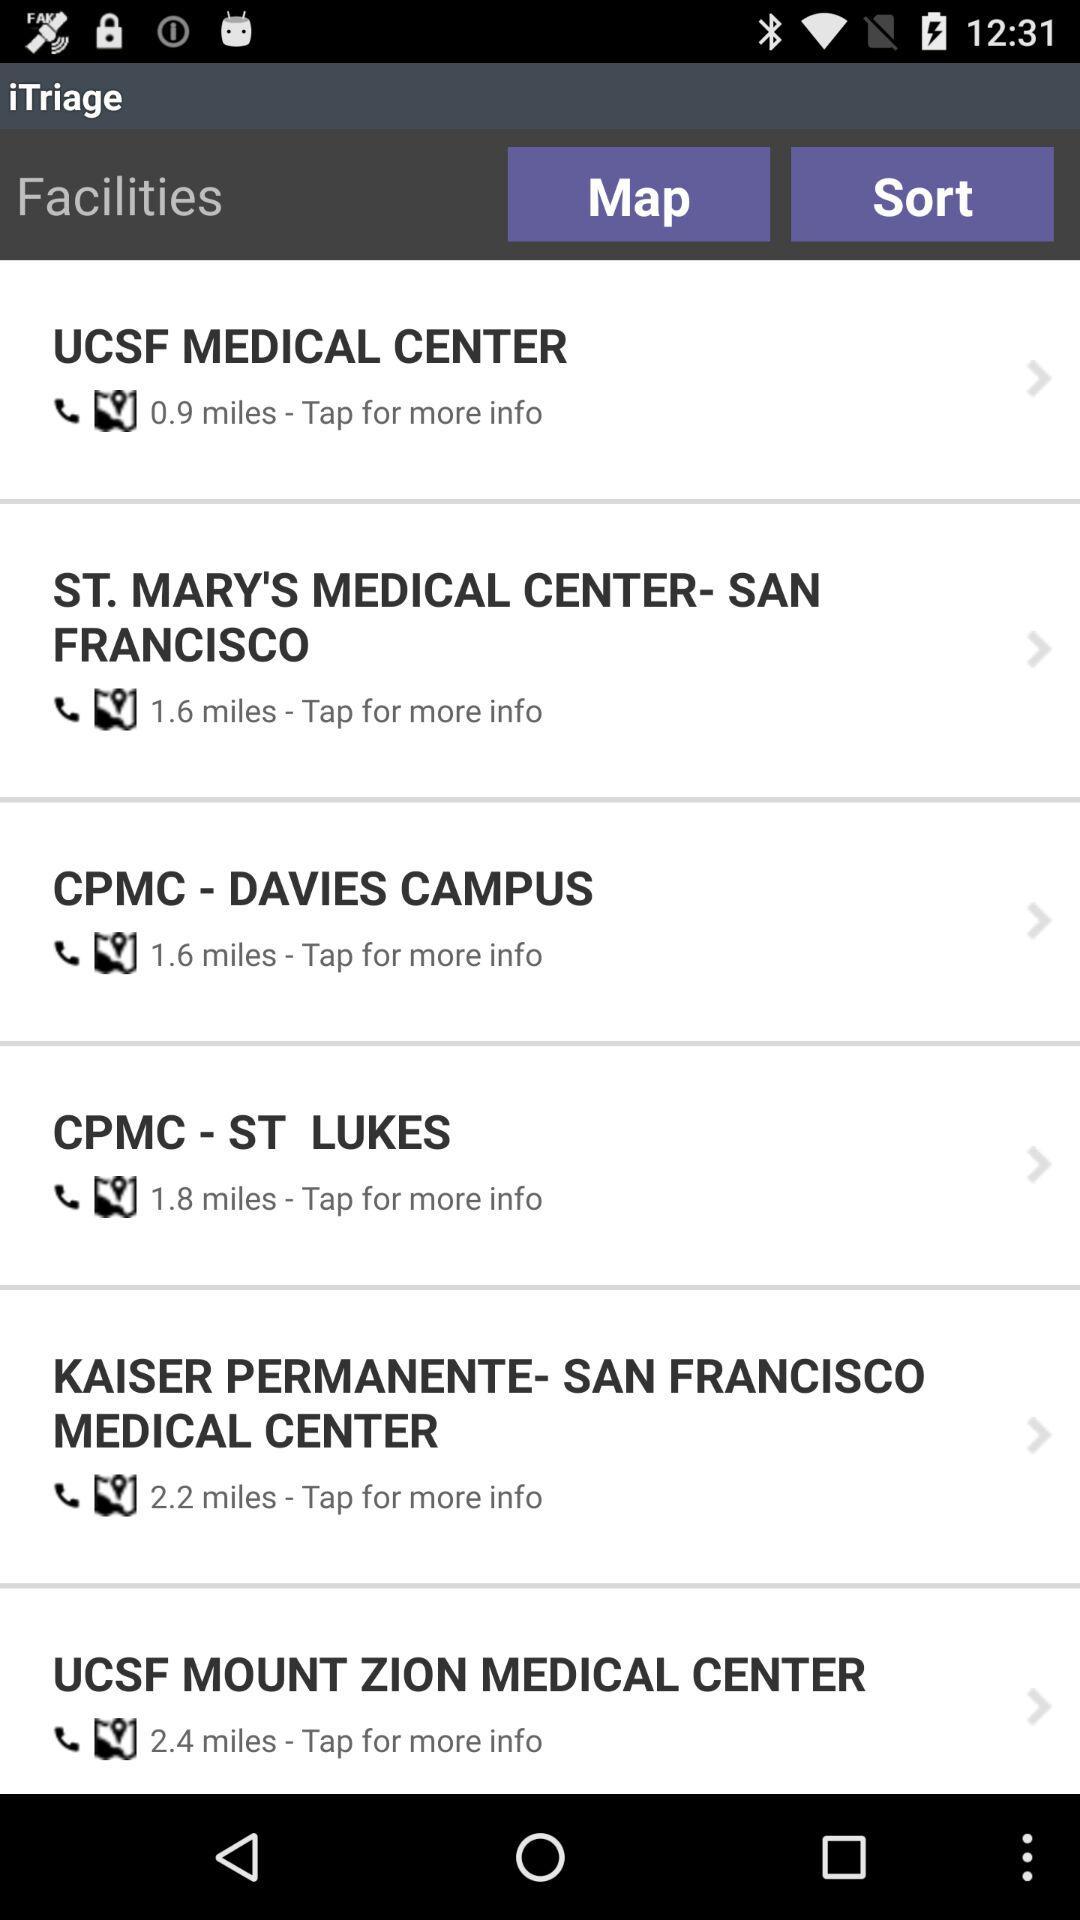 This screenshot has height=1920, width=1080. I want to click on the app next to the miles tap for app, so click(164, 410).